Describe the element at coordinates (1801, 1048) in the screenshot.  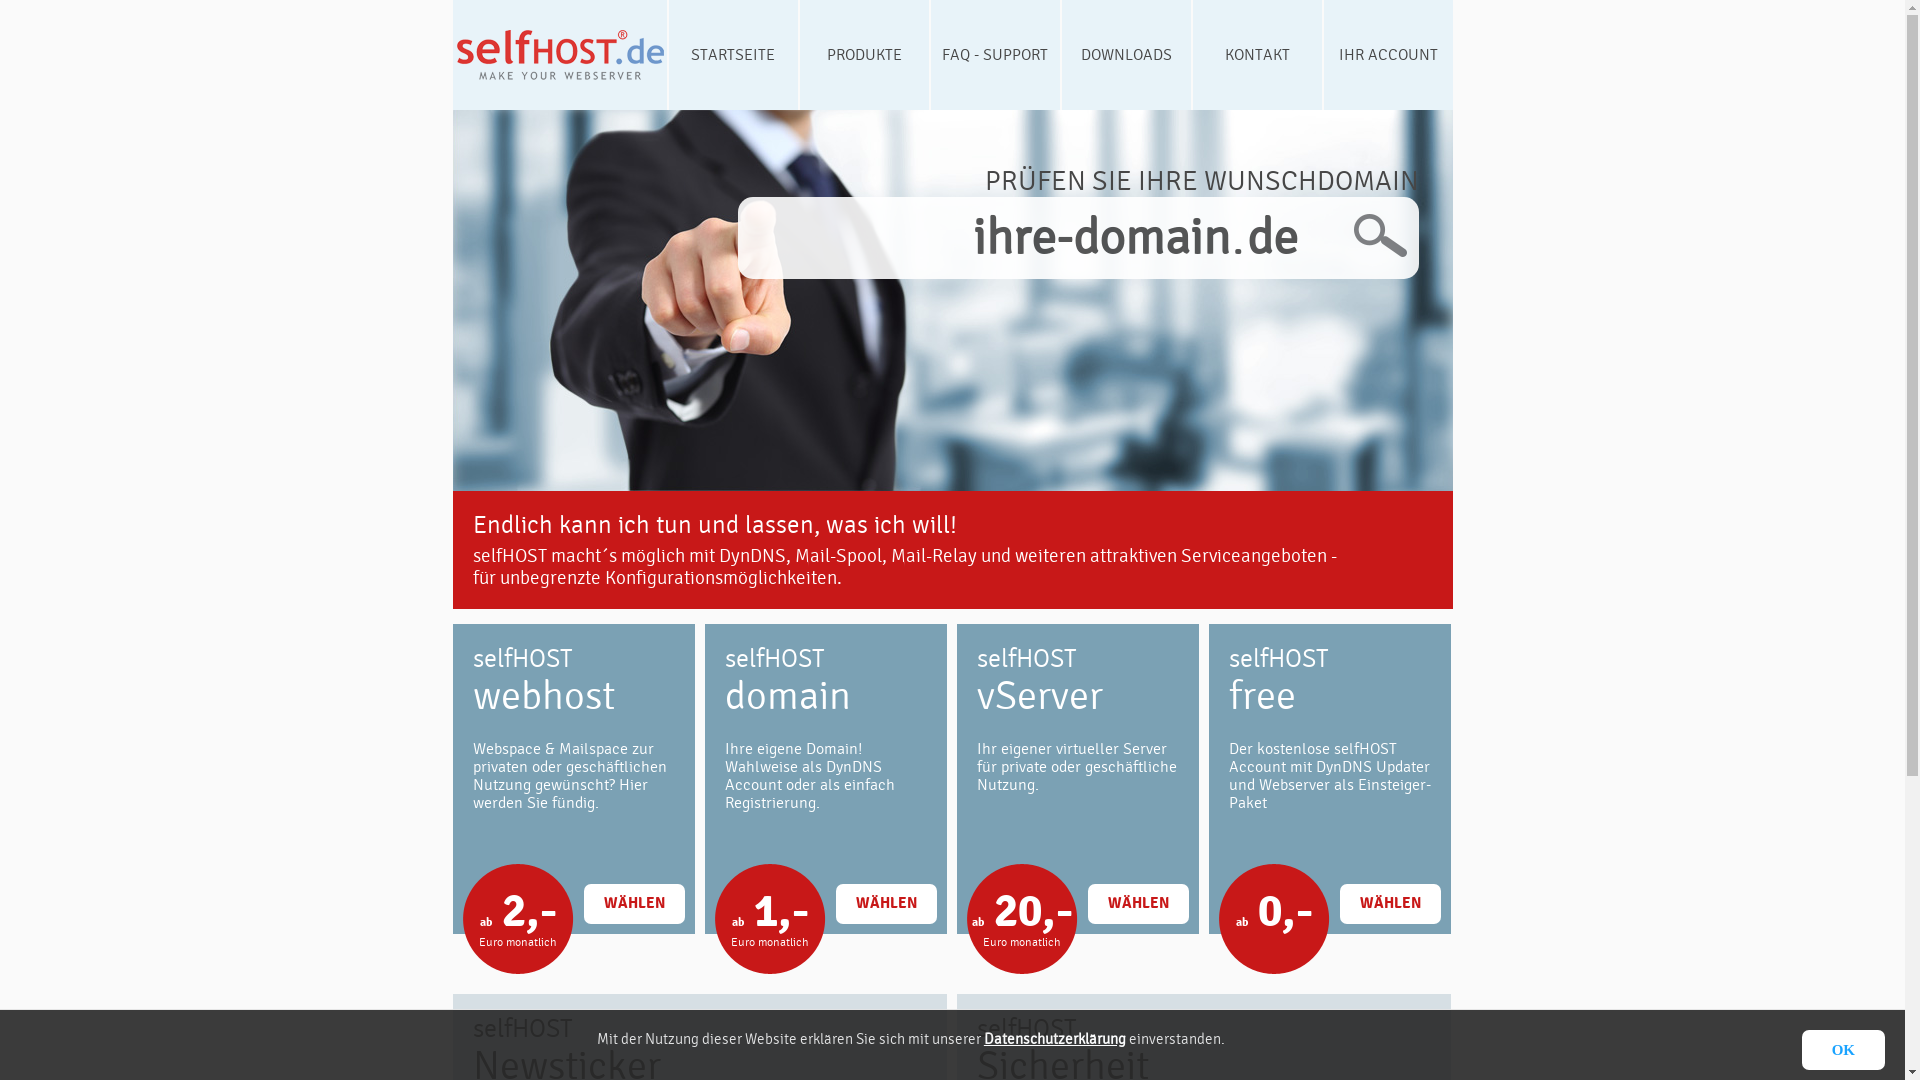
I see `'OK'` at that location.